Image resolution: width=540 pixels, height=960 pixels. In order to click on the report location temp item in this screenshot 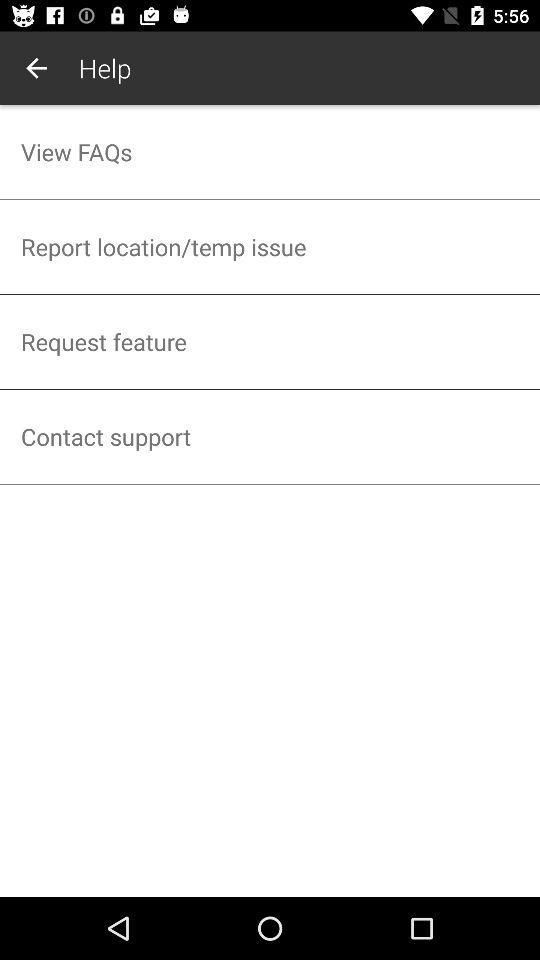, I will do `click(270, 246)`.